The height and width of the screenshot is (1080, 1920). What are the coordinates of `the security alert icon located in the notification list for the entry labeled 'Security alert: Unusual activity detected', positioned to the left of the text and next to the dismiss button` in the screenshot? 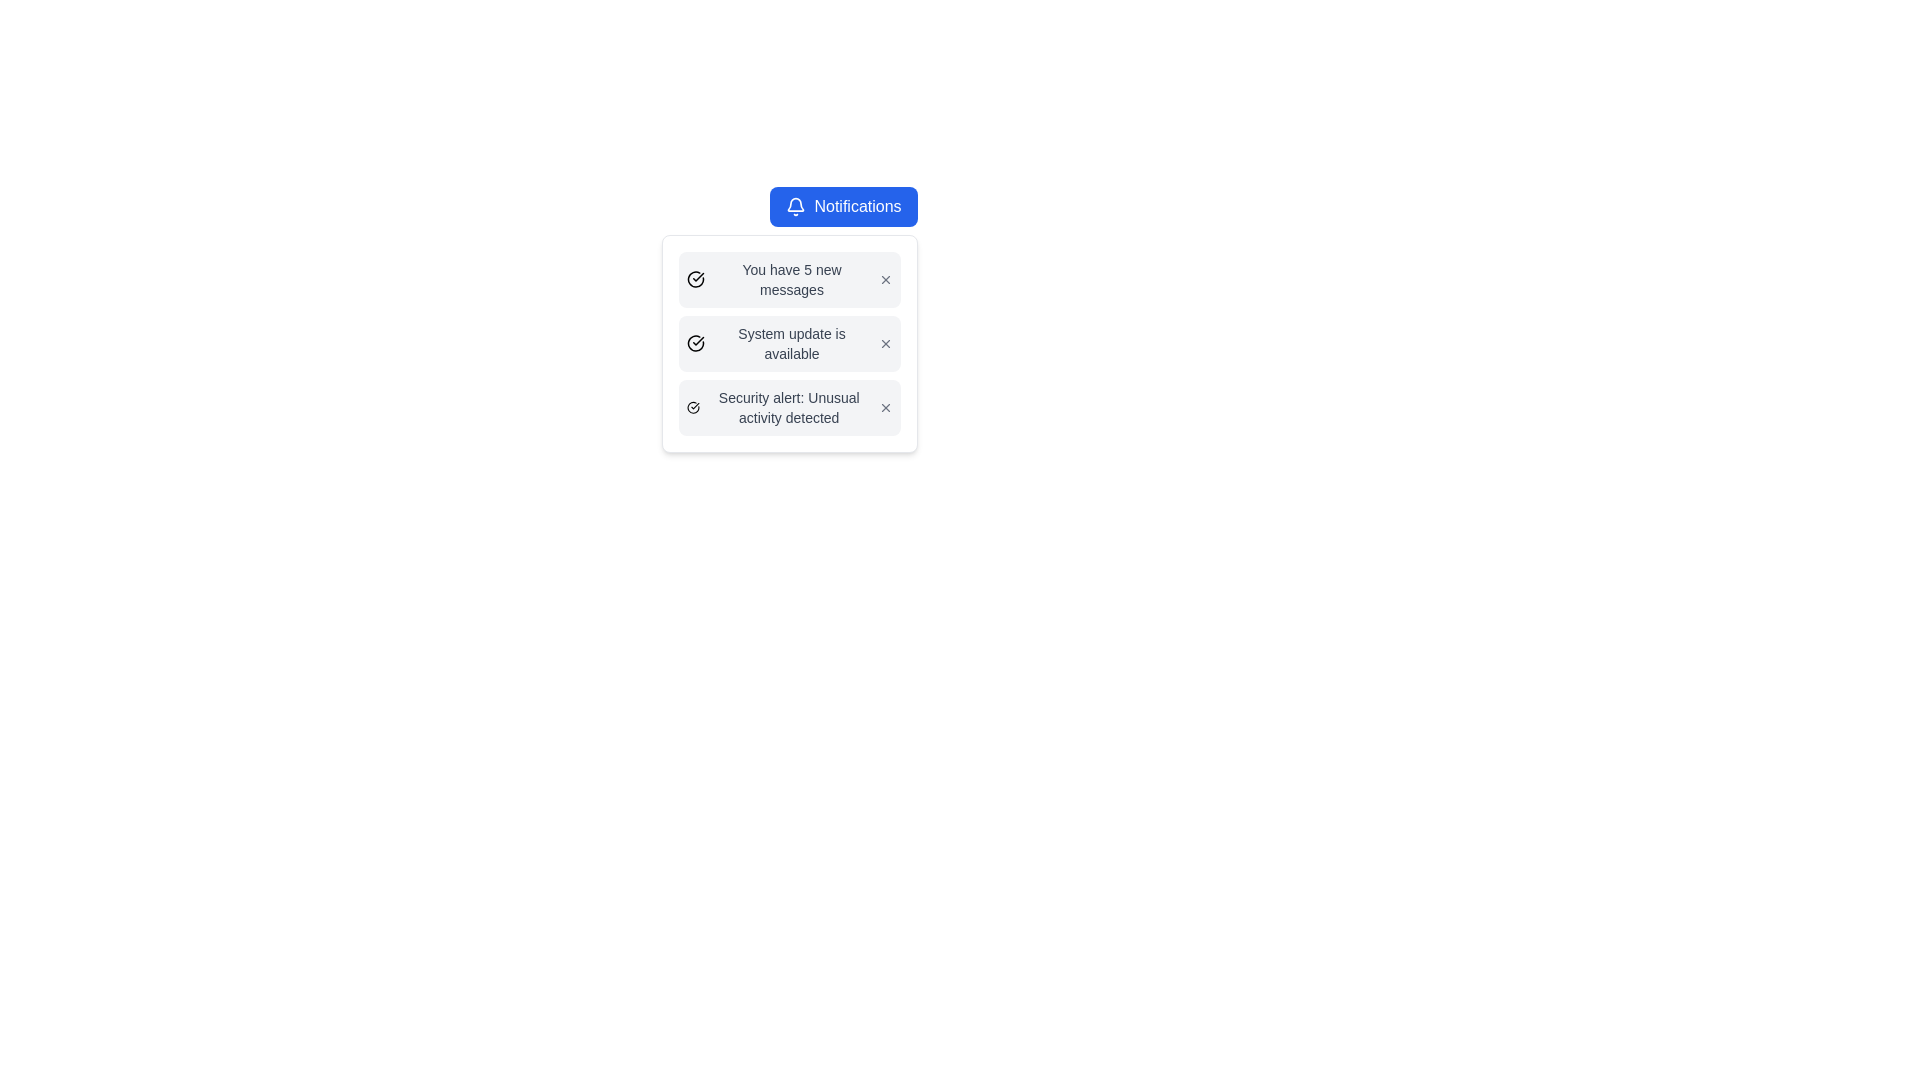 It's located at (693, 407).